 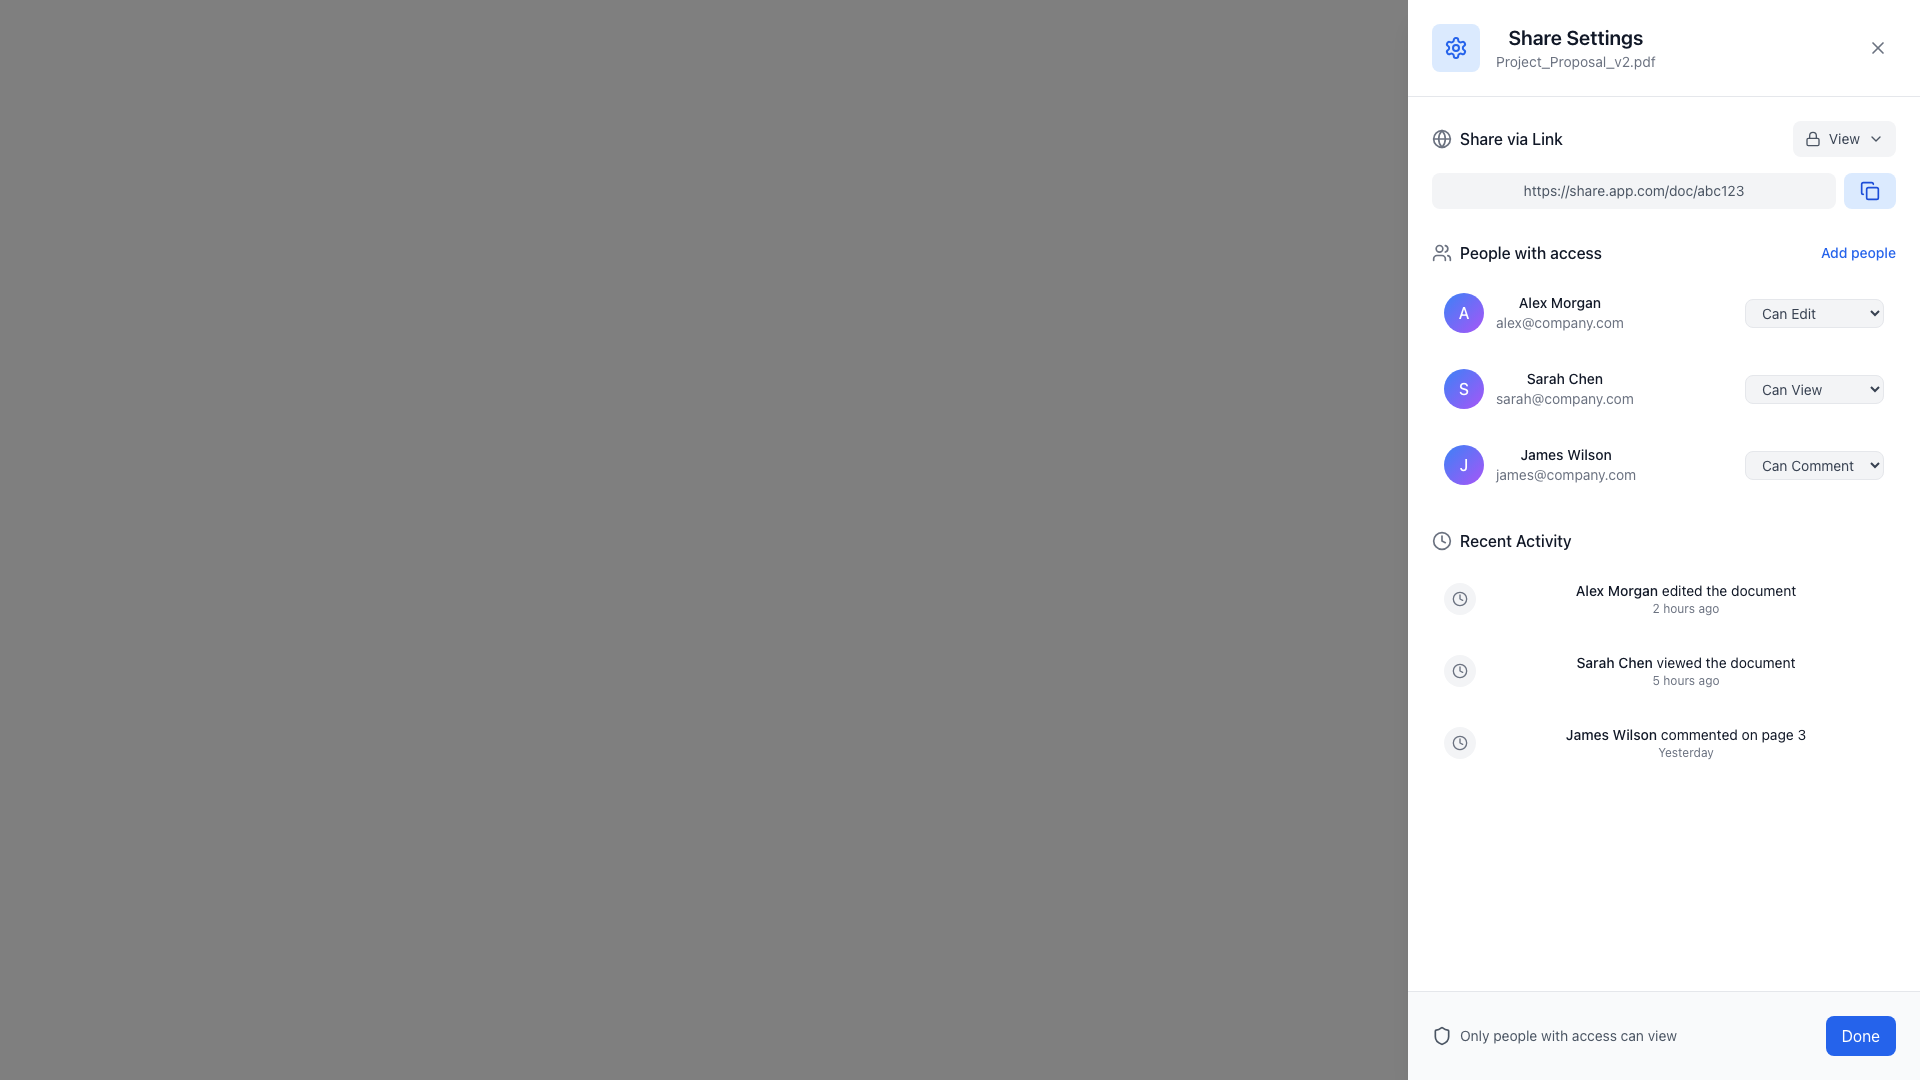 What do you see at coordinates (1684, 671) in the screenshot?
I see `the Activity Log Entry that states 'Sarah Chen viewed the document' in bold, which is the second entry in the Recent Activity section` at bounding box center [1684, 671].